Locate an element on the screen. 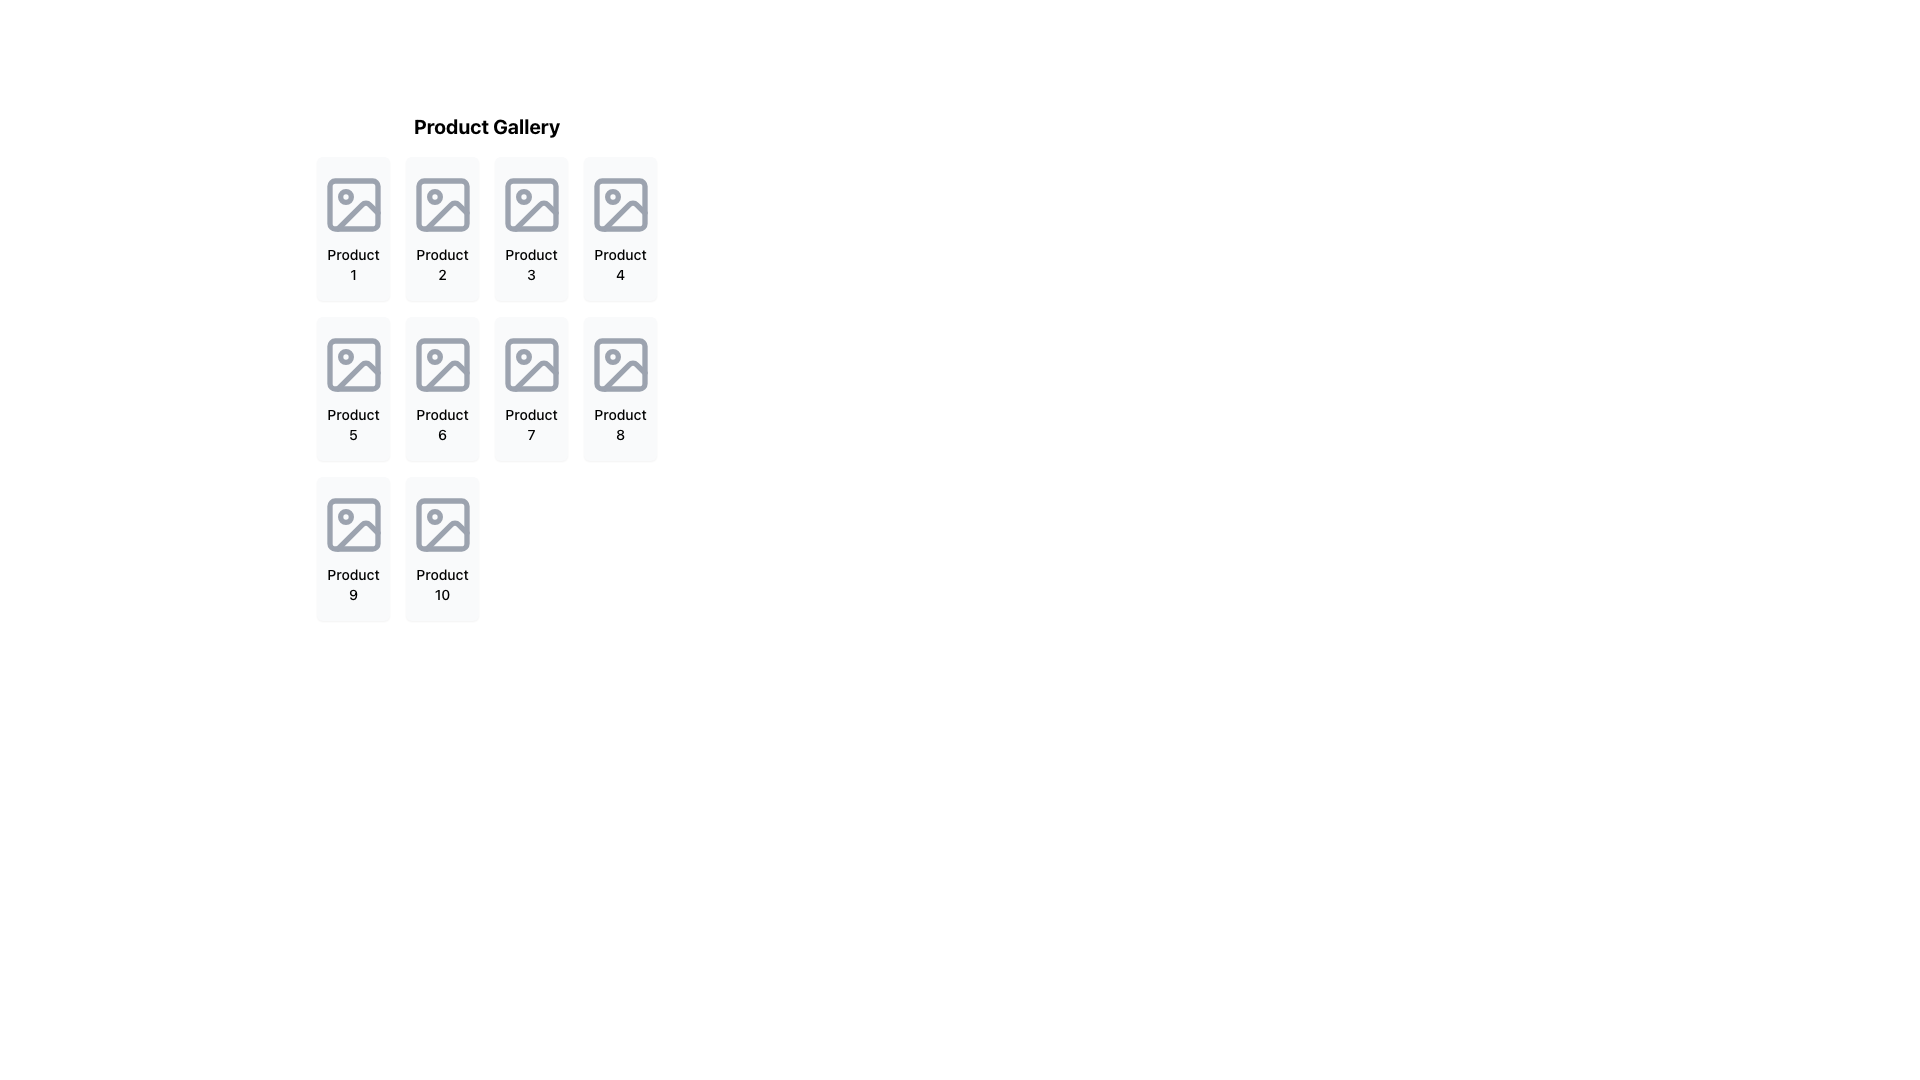 The height and width of the screenshot is (1080, 1920). the image placeholder icon located in the center column of the product grid, specifically in the second row and sixth position under 'Product 6' is located at coordinates (441, 365).